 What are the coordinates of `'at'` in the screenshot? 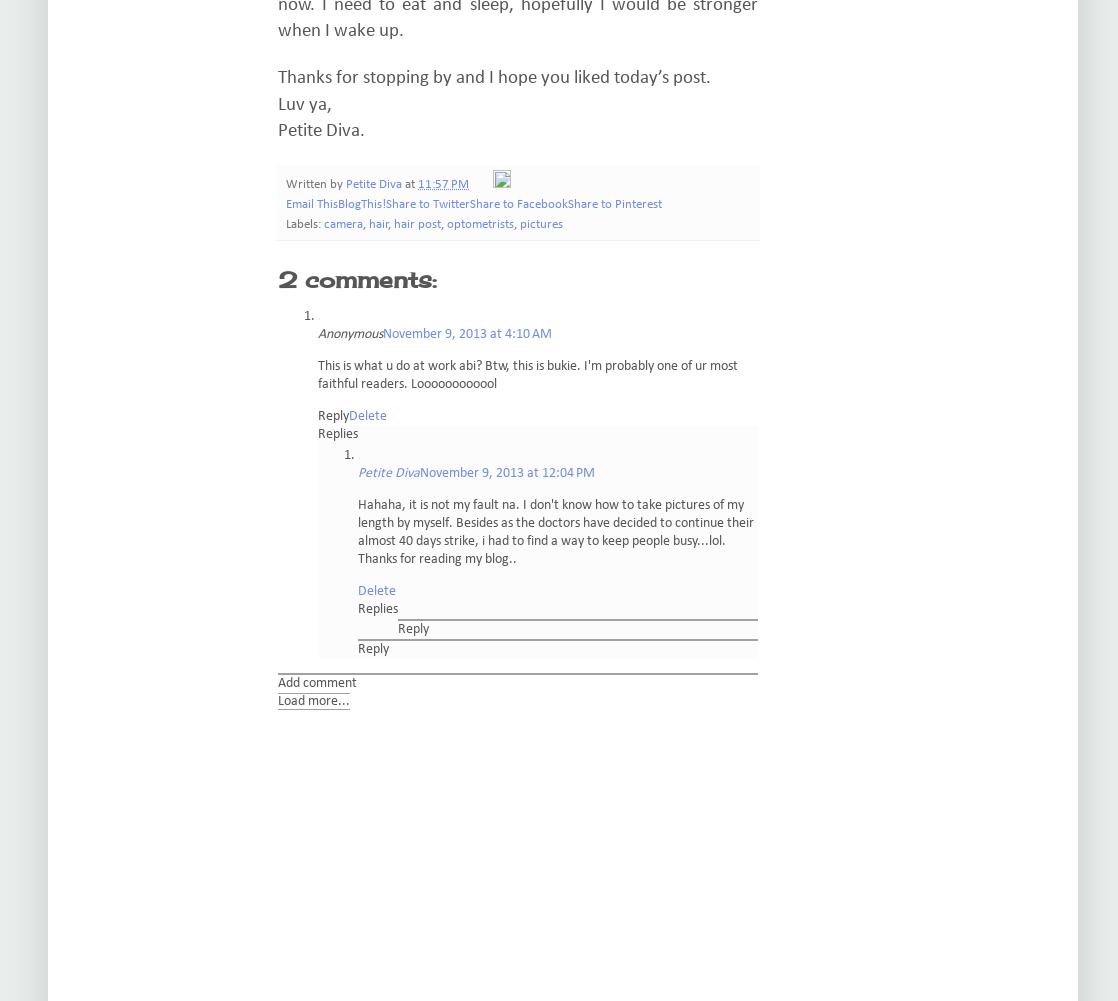 It's located at (410, 183).